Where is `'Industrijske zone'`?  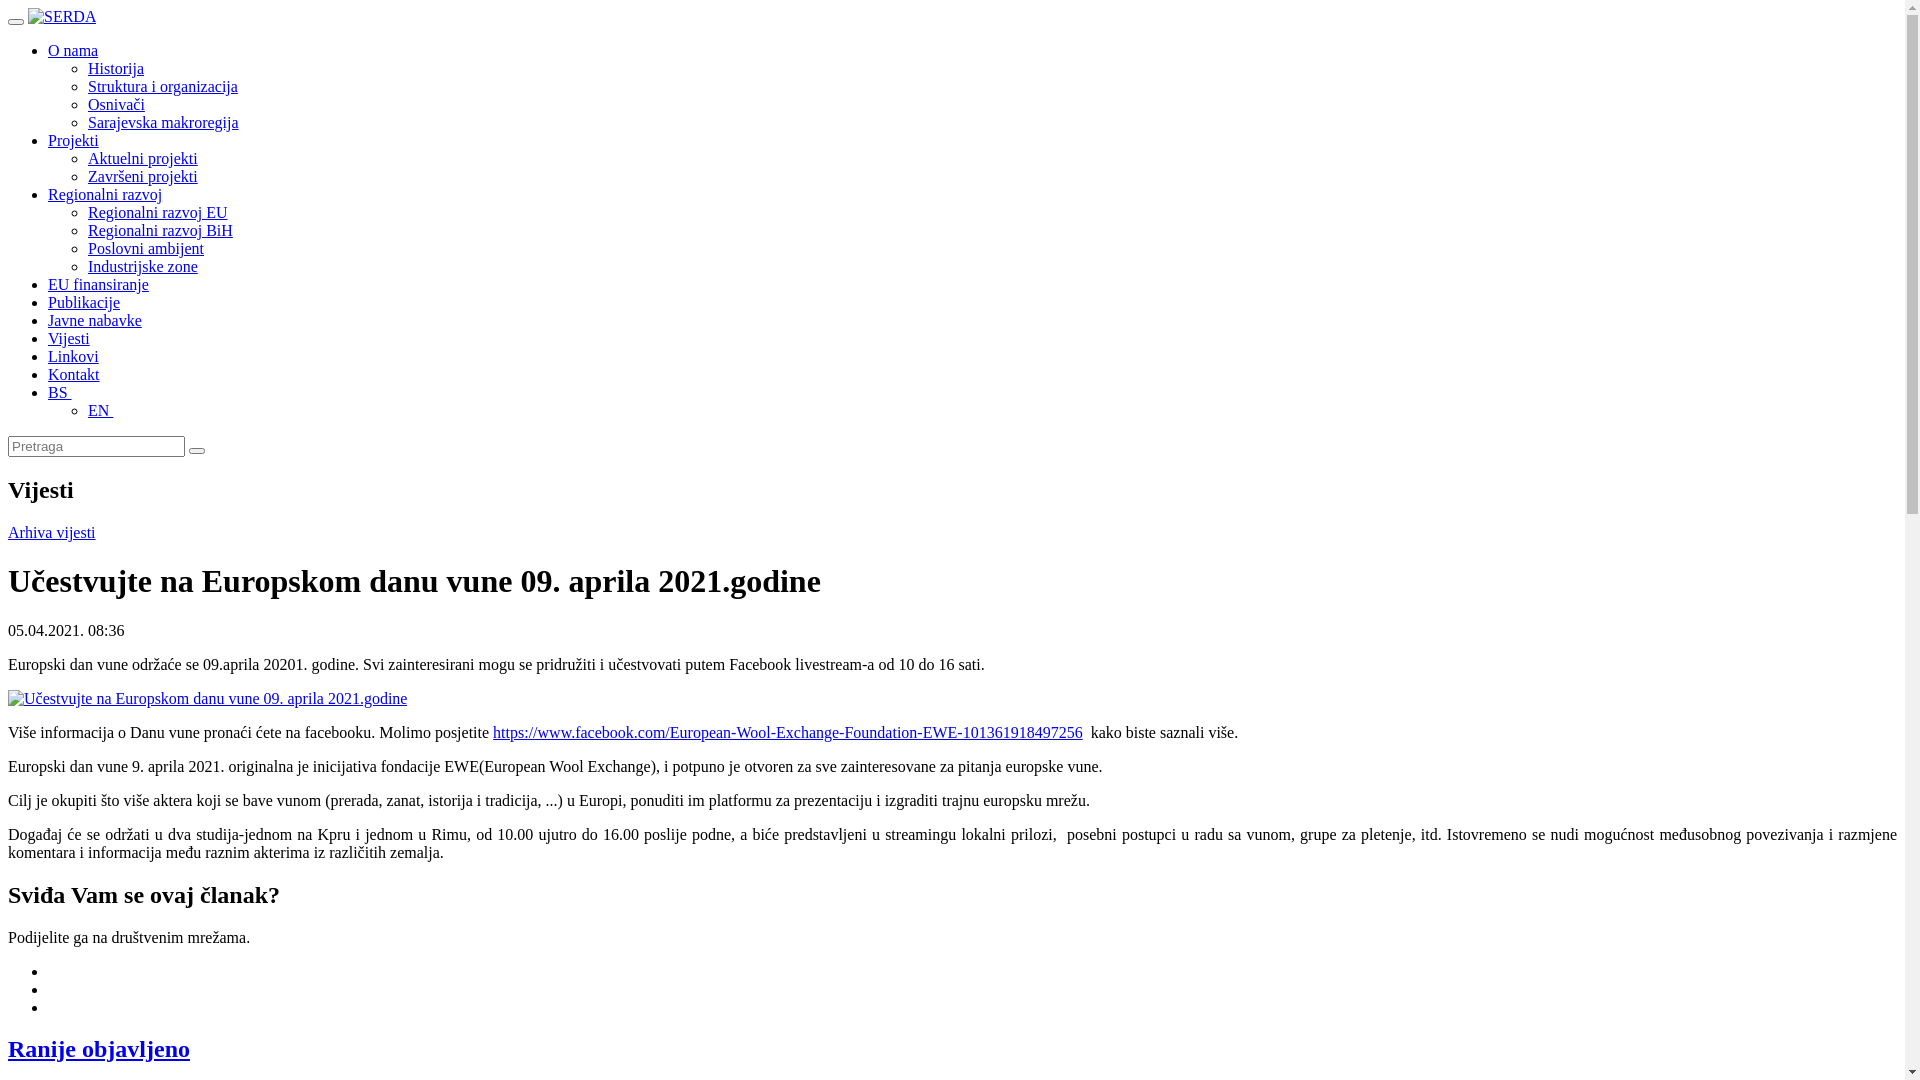
'Industrijske zone' is located at coordinates (142, 265).